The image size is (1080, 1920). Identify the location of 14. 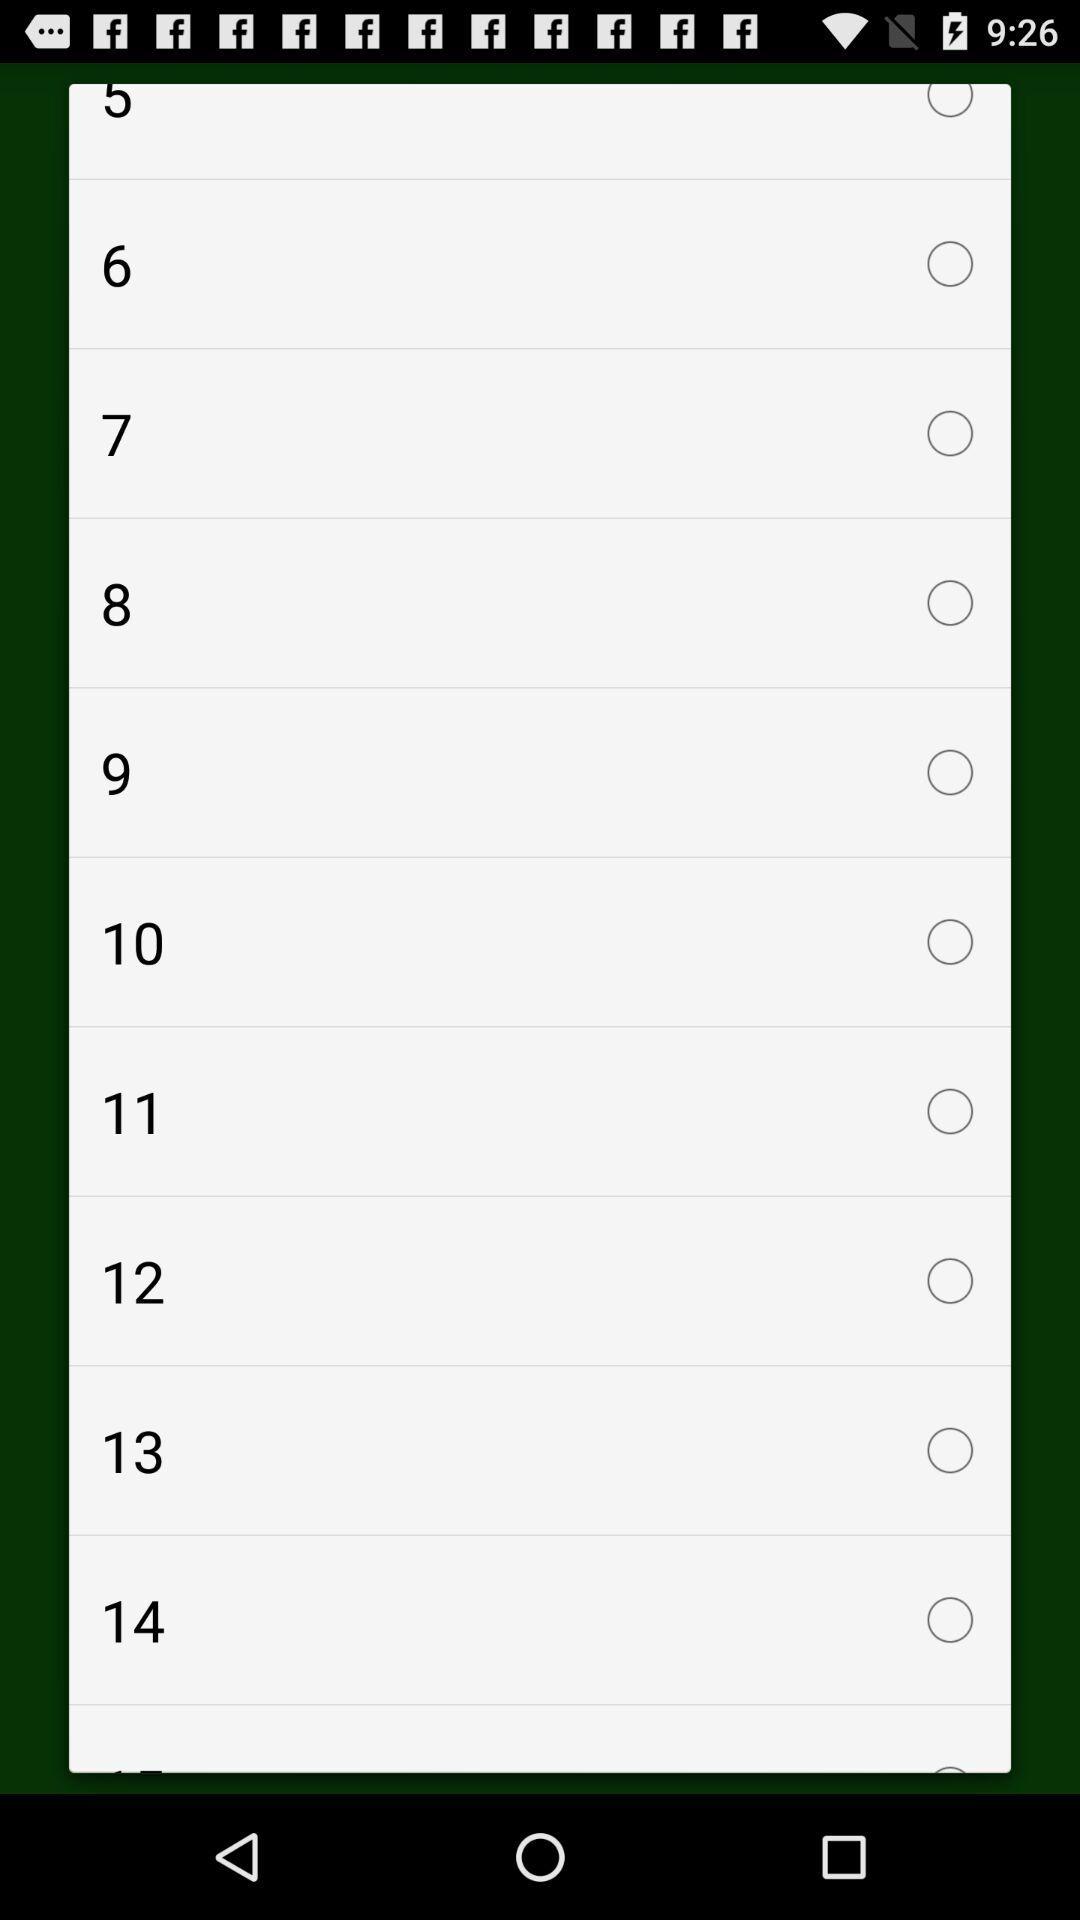
(540, 1620).